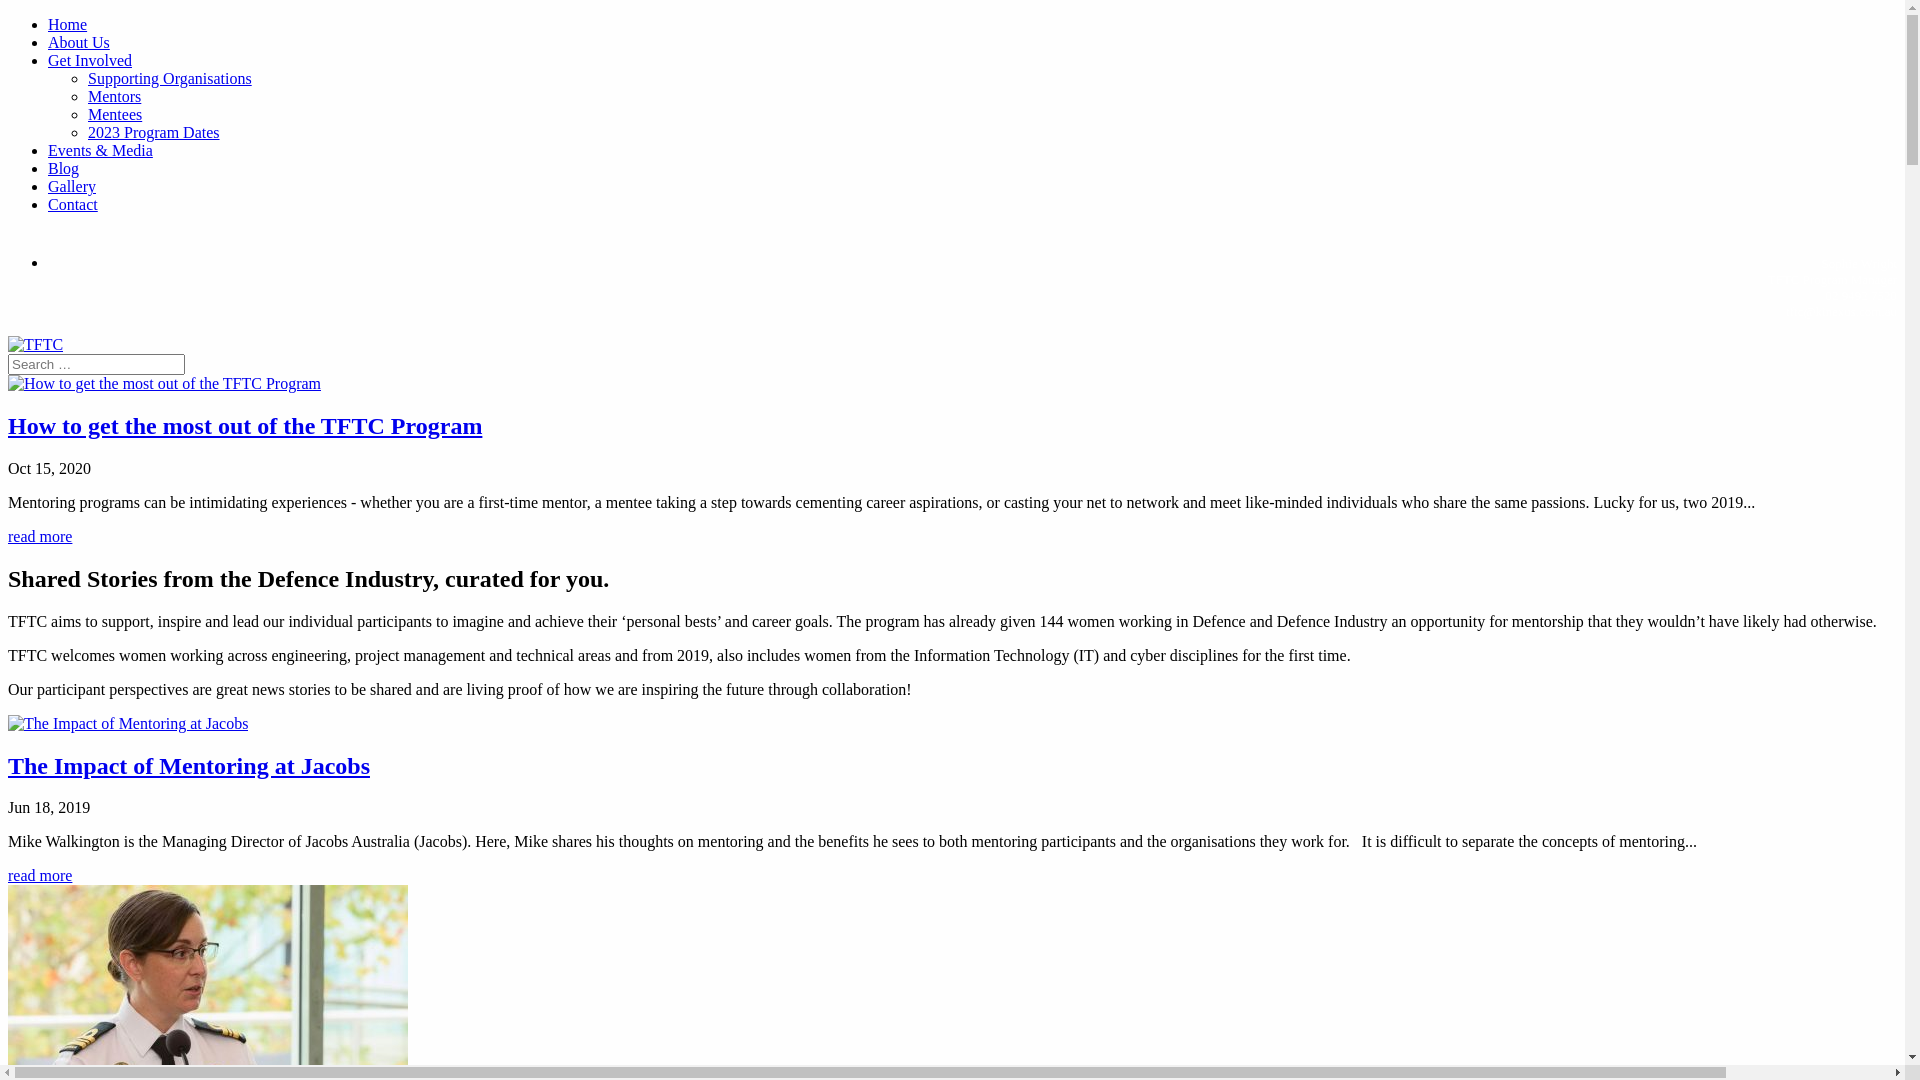  I want to click on 'Search for:', so click(95, 364).